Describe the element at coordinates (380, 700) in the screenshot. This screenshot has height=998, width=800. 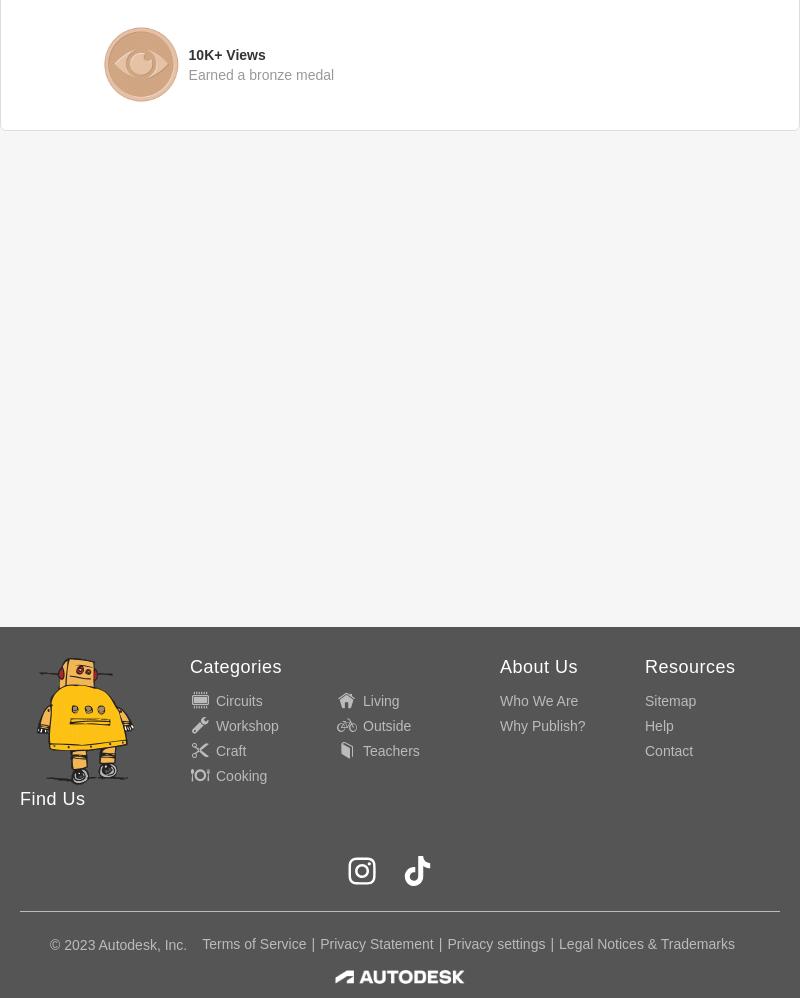
I see `'Living'` at that location.